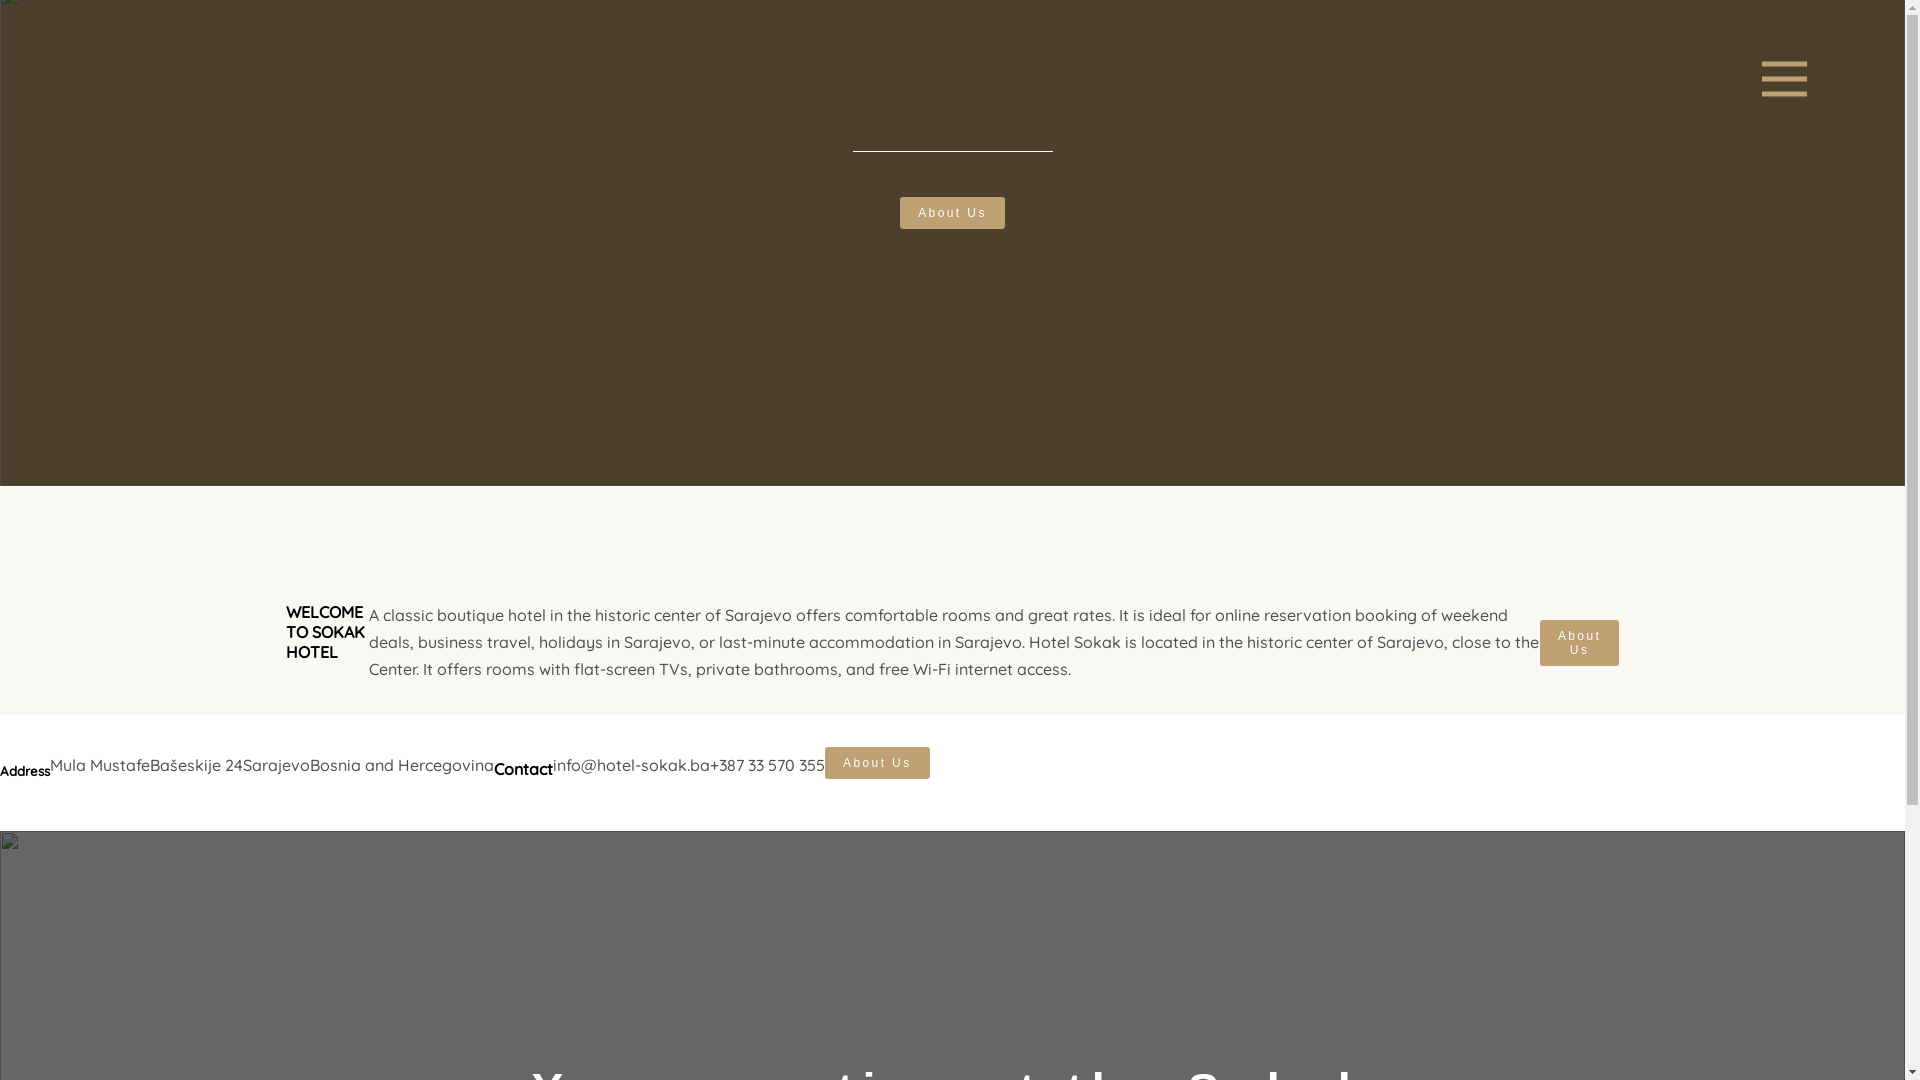 This screenshot has height=1080, width=1920. Describe the element at coordinates (877, 763) in the screenshot. I see `'About Us'` at that location.